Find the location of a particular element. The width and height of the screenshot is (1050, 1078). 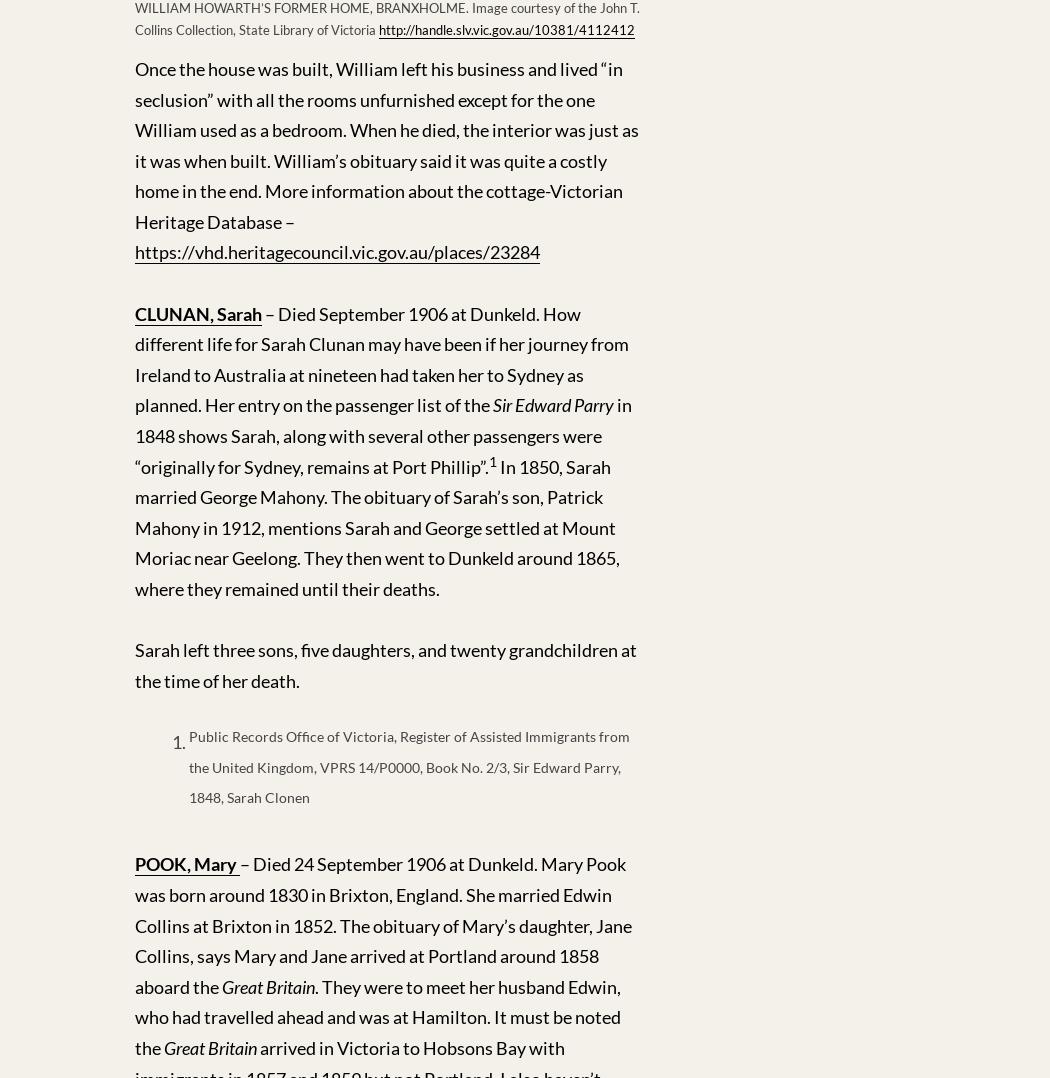

'Sarah left three sons, five daughters, and twenty grandchildren at the time of her death.' is located at coordinates (385, 665).